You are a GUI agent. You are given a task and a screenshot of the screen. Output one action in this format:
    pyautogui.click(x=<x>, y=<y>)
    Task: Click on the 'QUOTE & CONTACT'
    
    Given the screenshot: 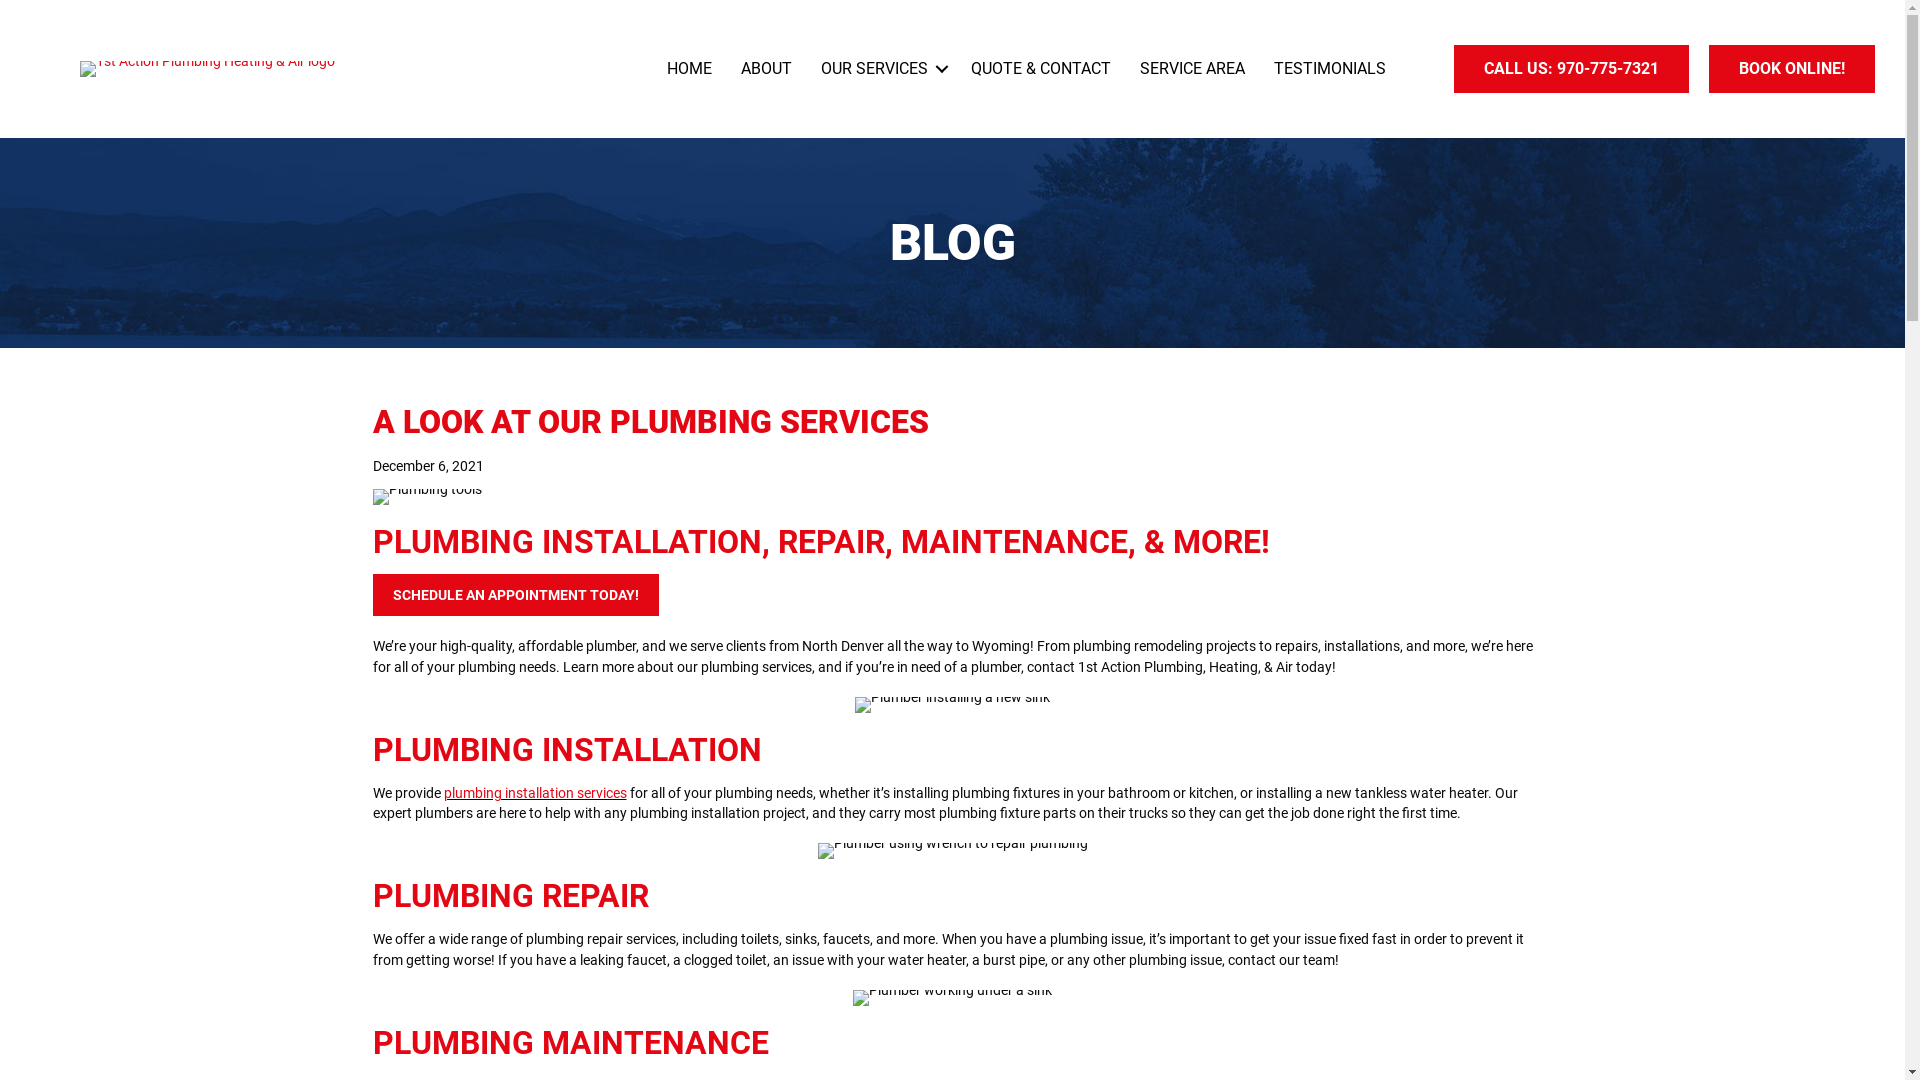 What is the action you would take?
    pyautogui.click(x=1040, y=68)
    